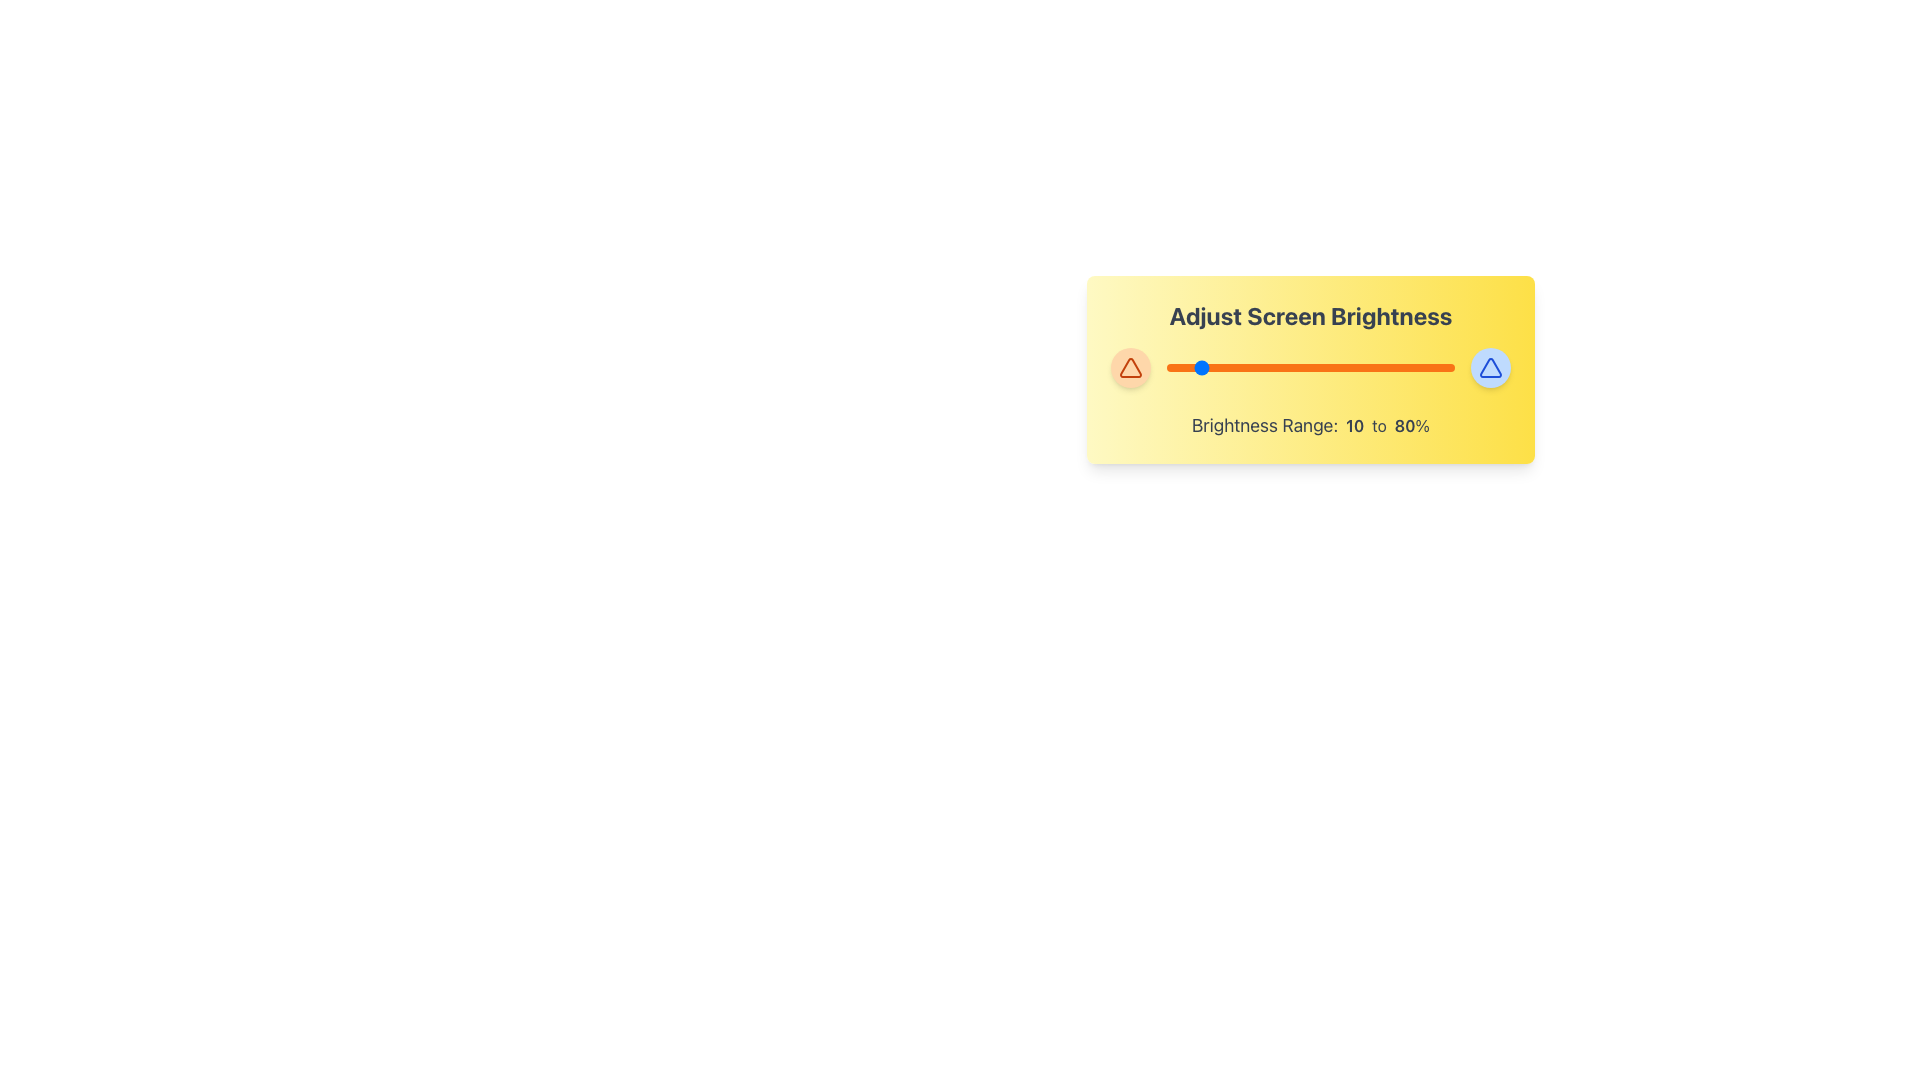 Image resolution: width=1920 pixels, height=1080 pixels. What do you see at coordinates (1219, 367) in the screenshot?
I see `the brightness` at bounding box center [1219, 367].